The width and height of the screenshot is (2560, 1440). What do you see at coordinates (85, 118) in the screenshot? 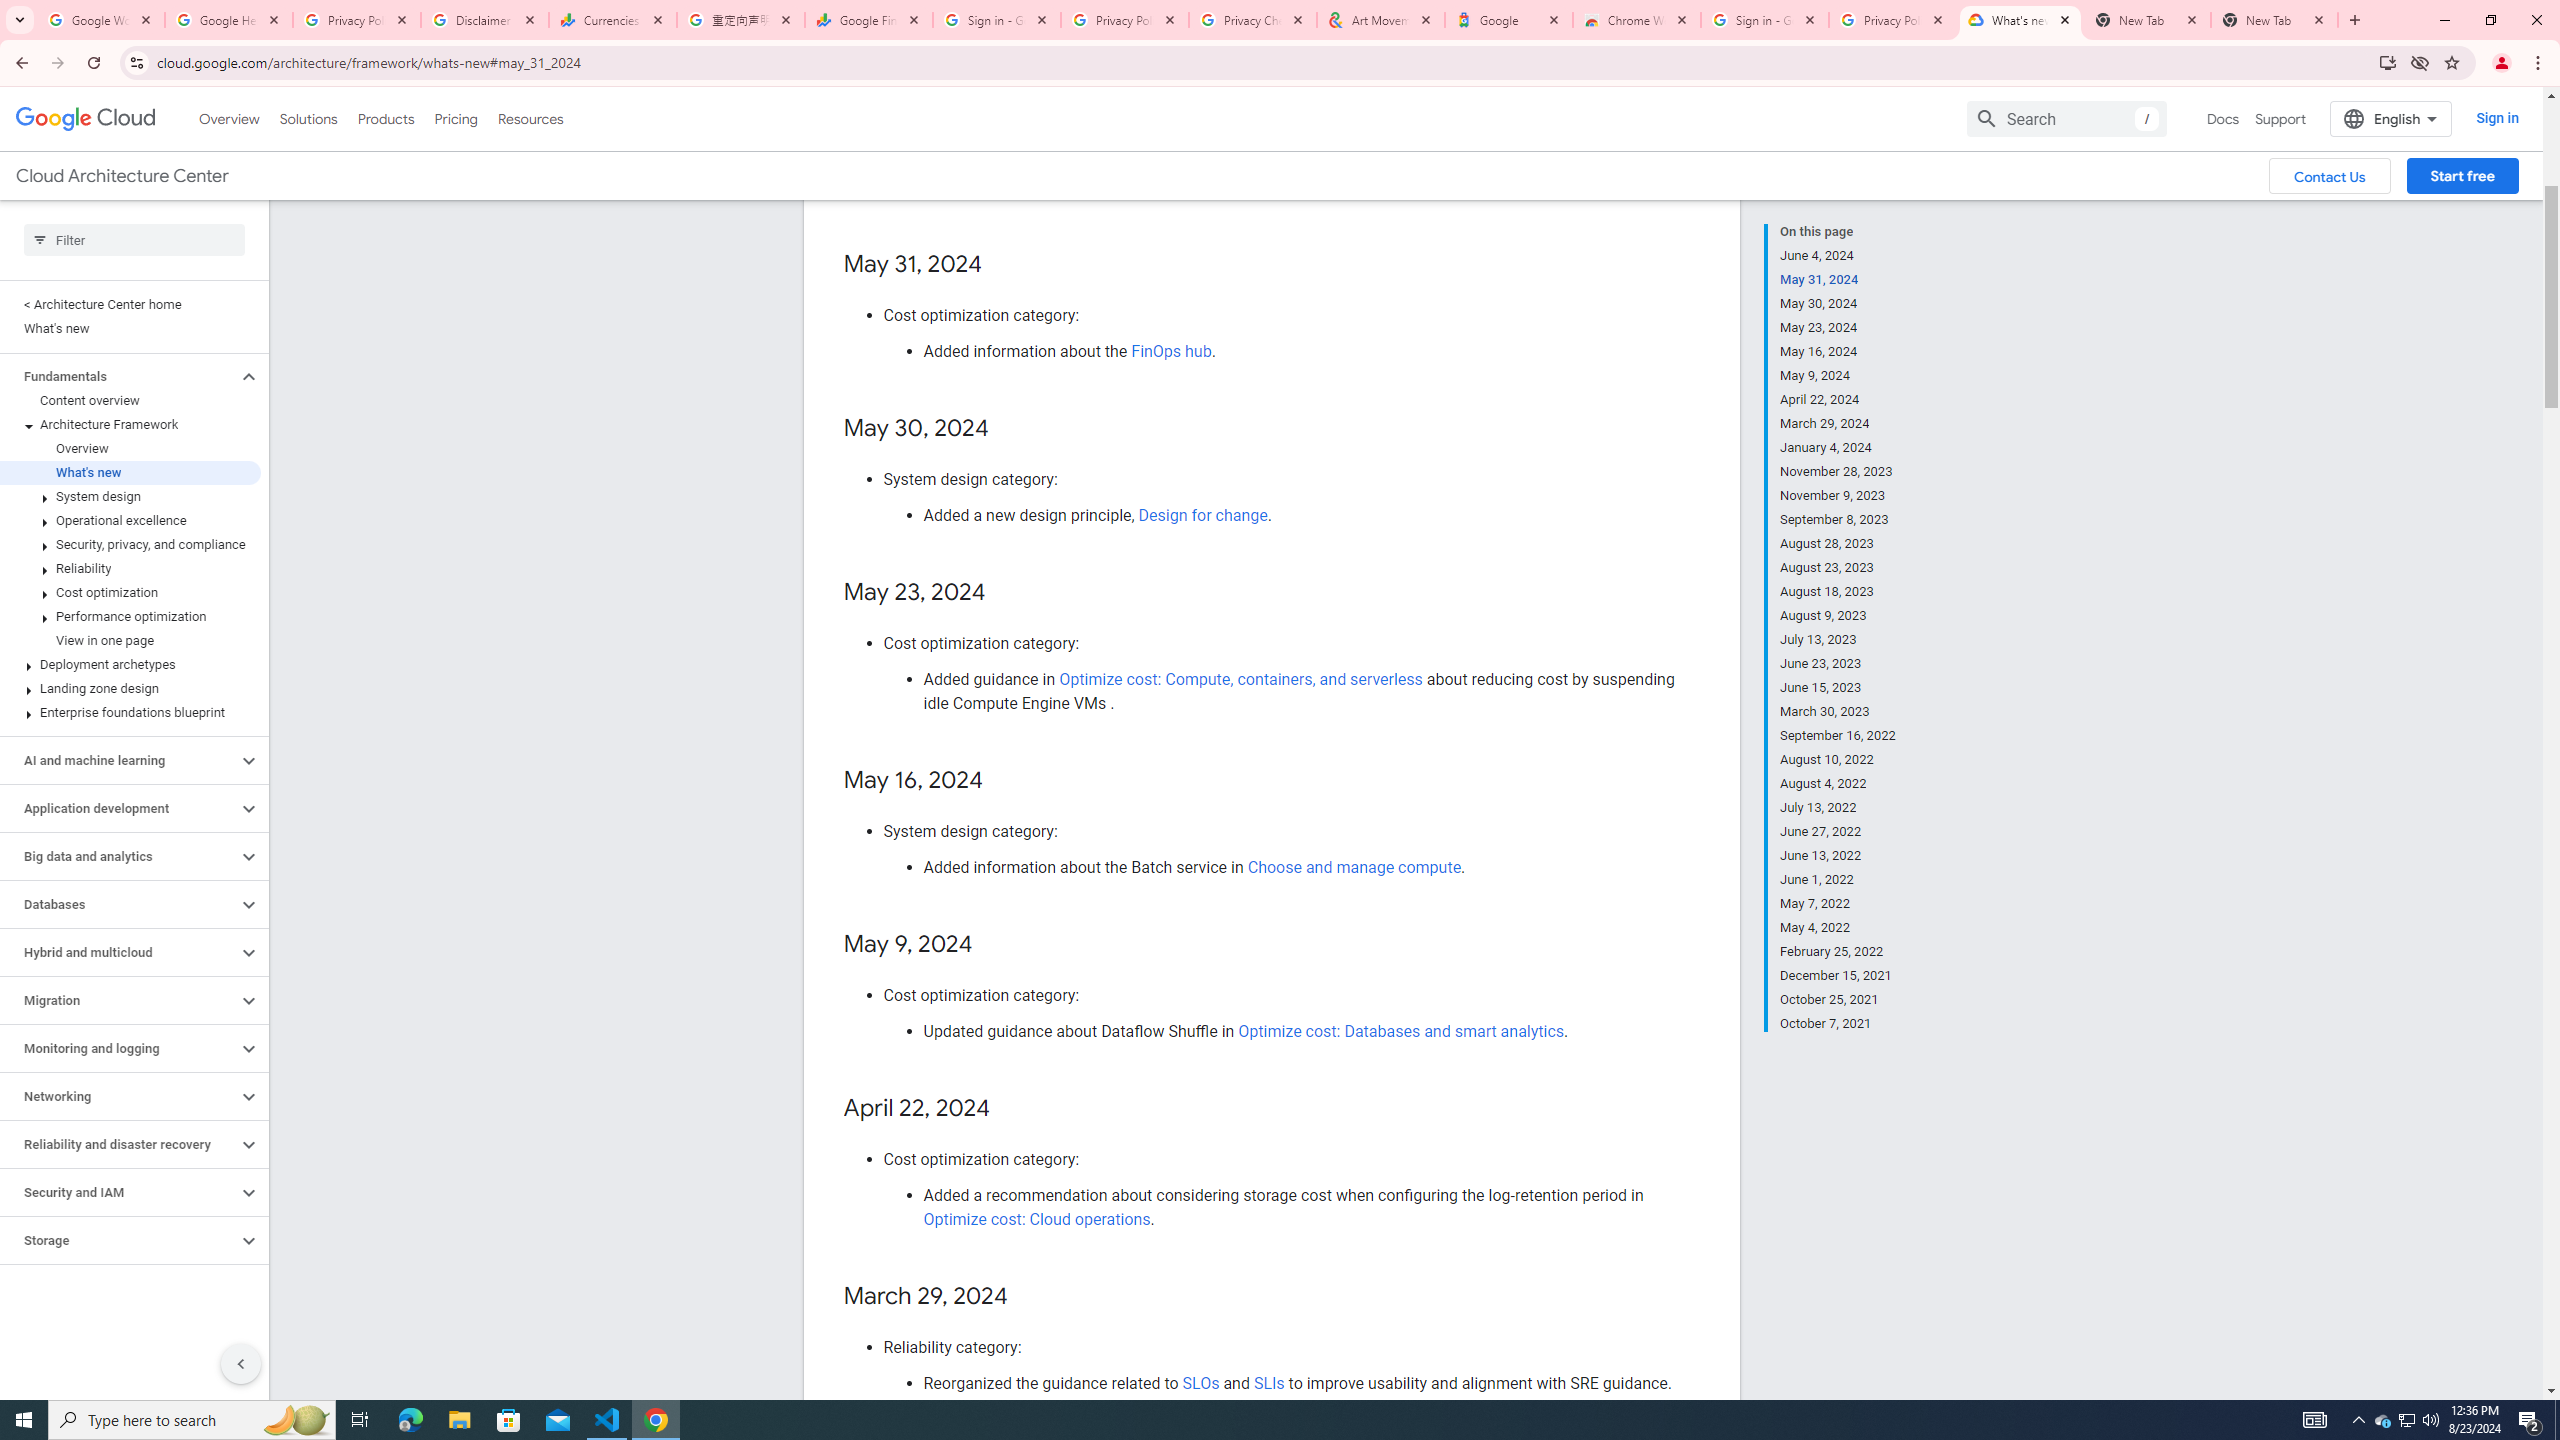
I see `'Google Cloud'` at bounding box center [85, 118].